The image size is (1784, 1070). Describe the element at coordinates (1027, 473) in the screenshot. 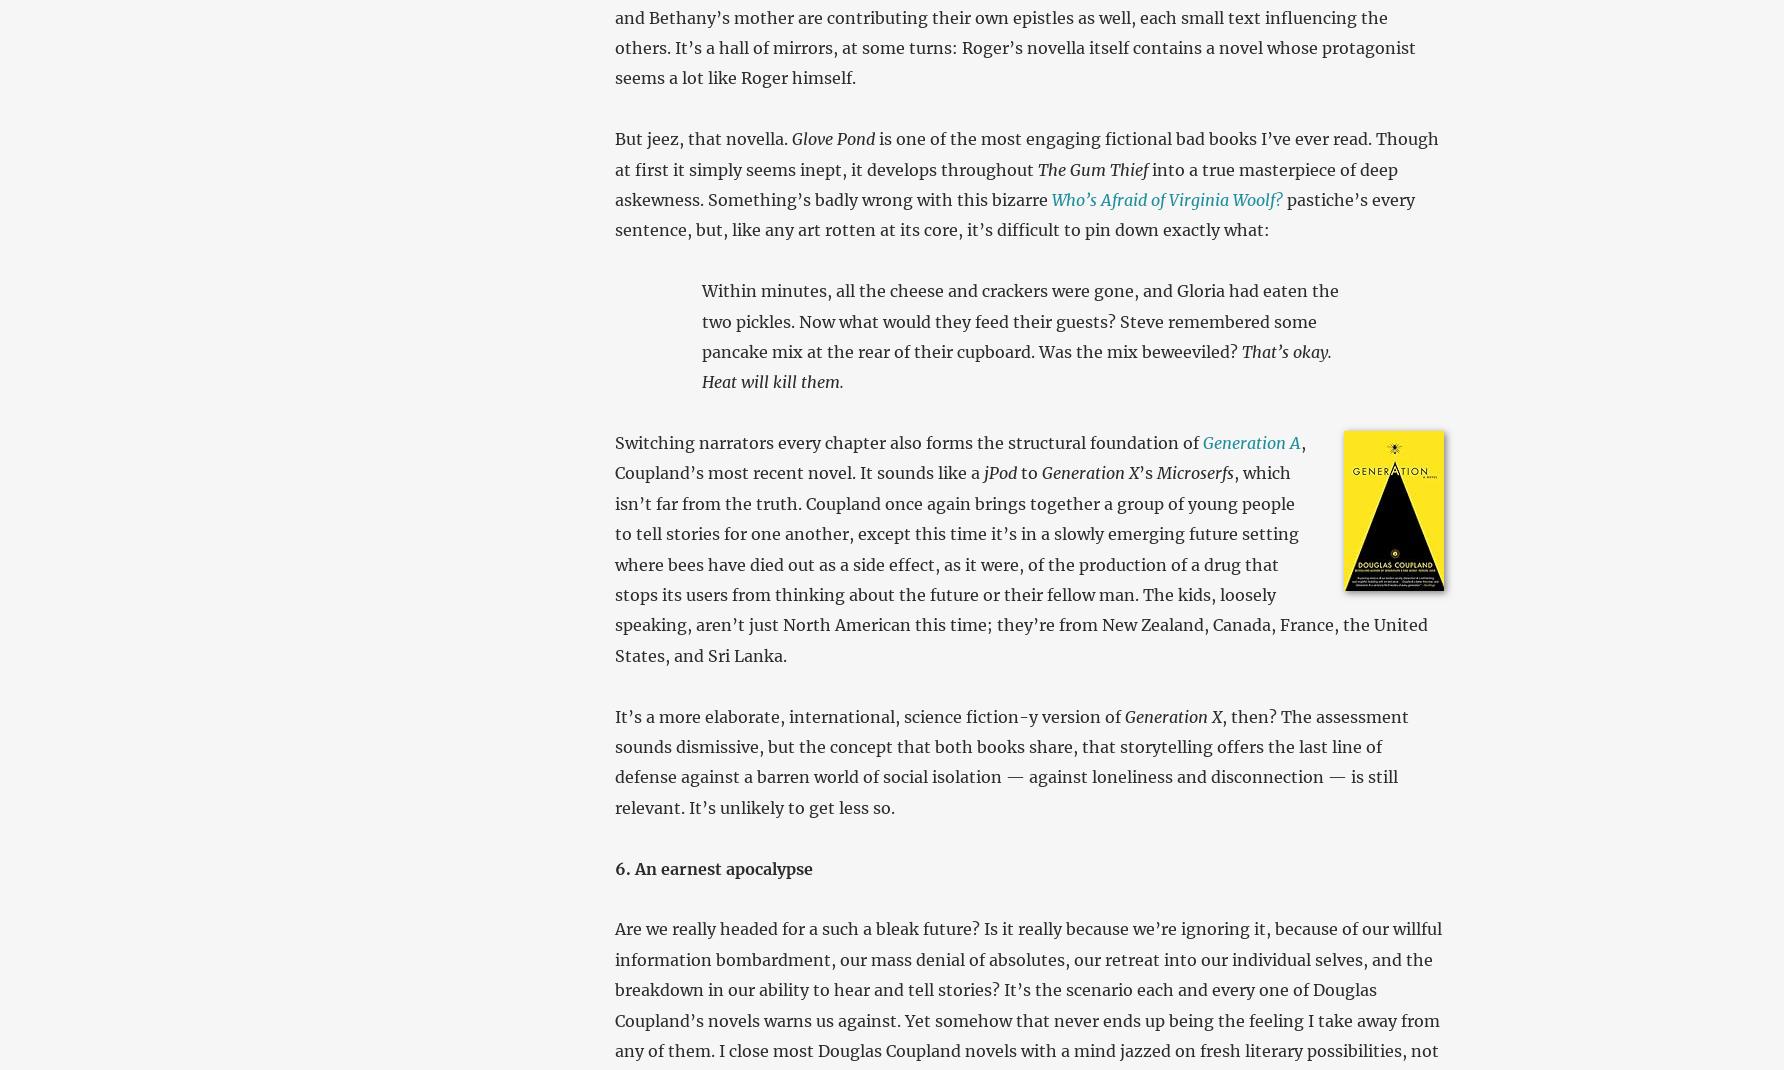

I see `'to'` at that location.